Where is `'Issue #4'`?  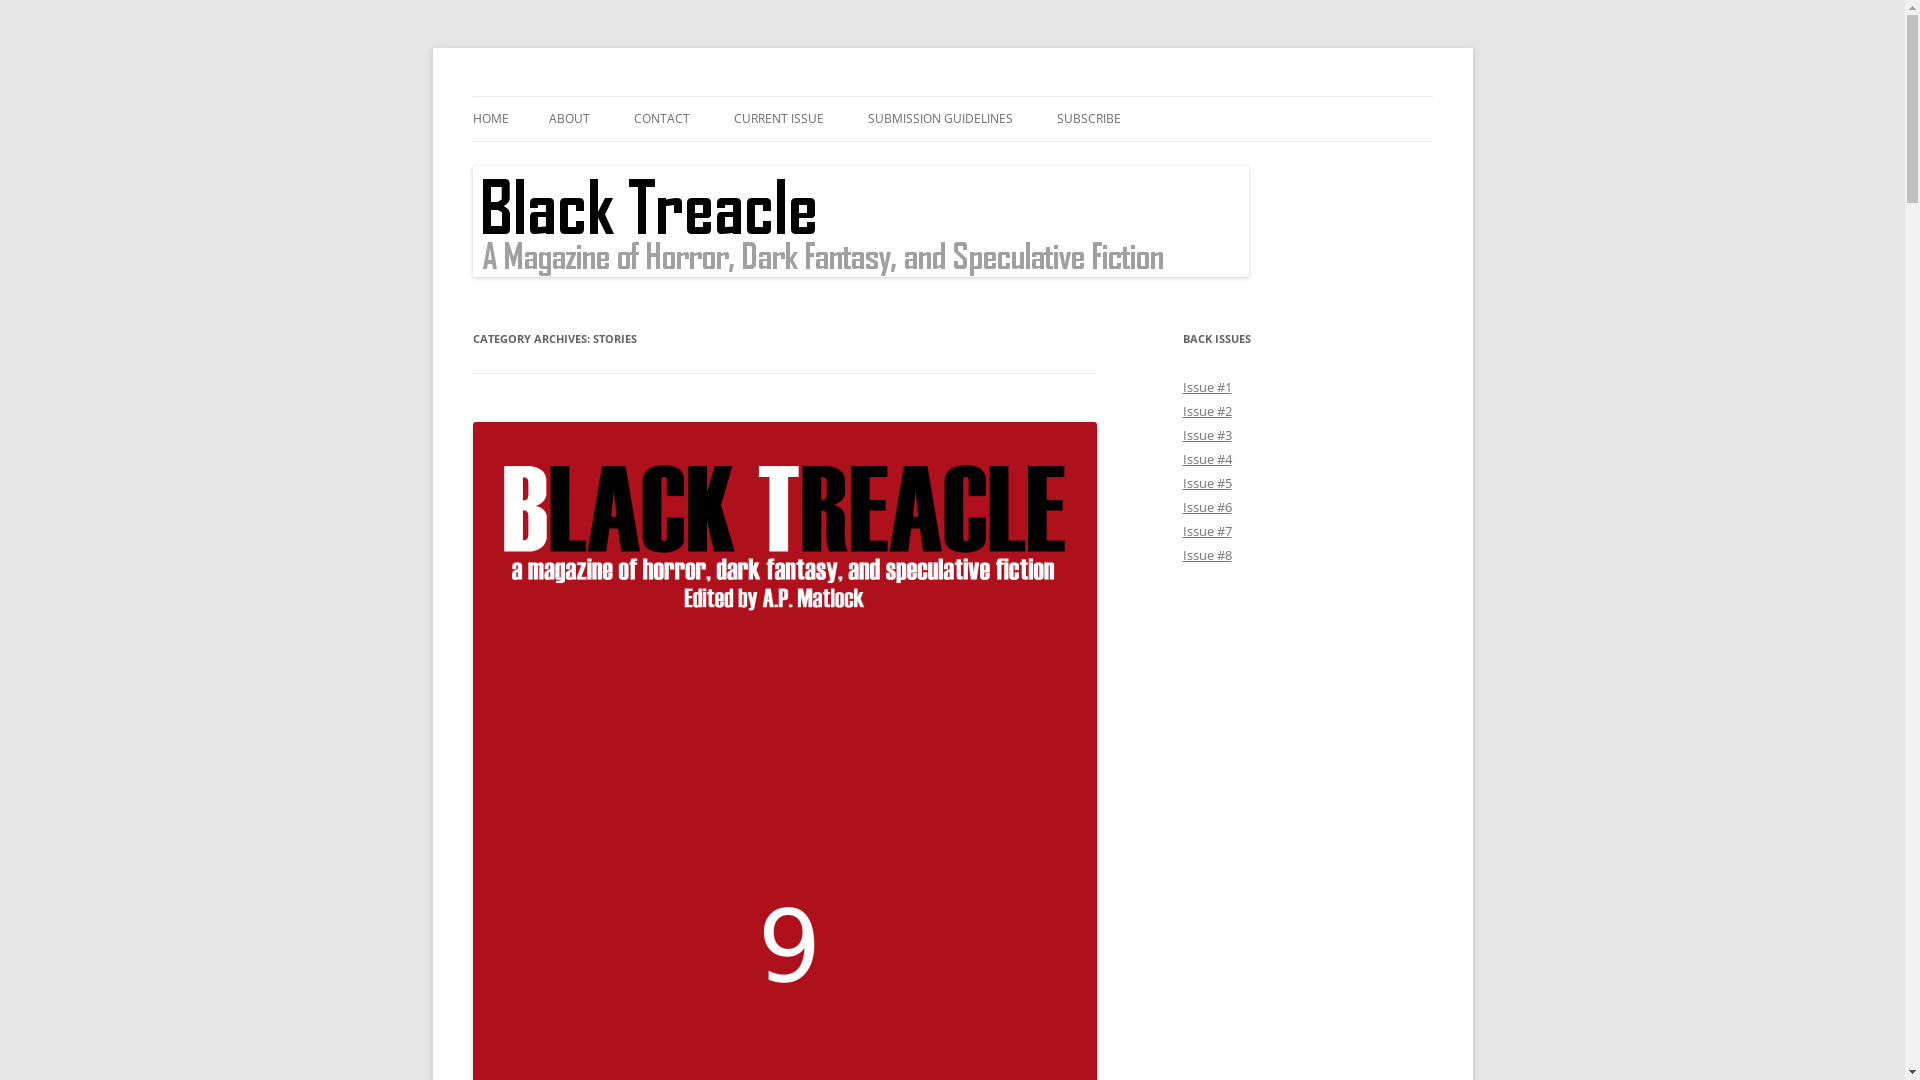 'Issue #4' is located at coordinates (1205, 459).